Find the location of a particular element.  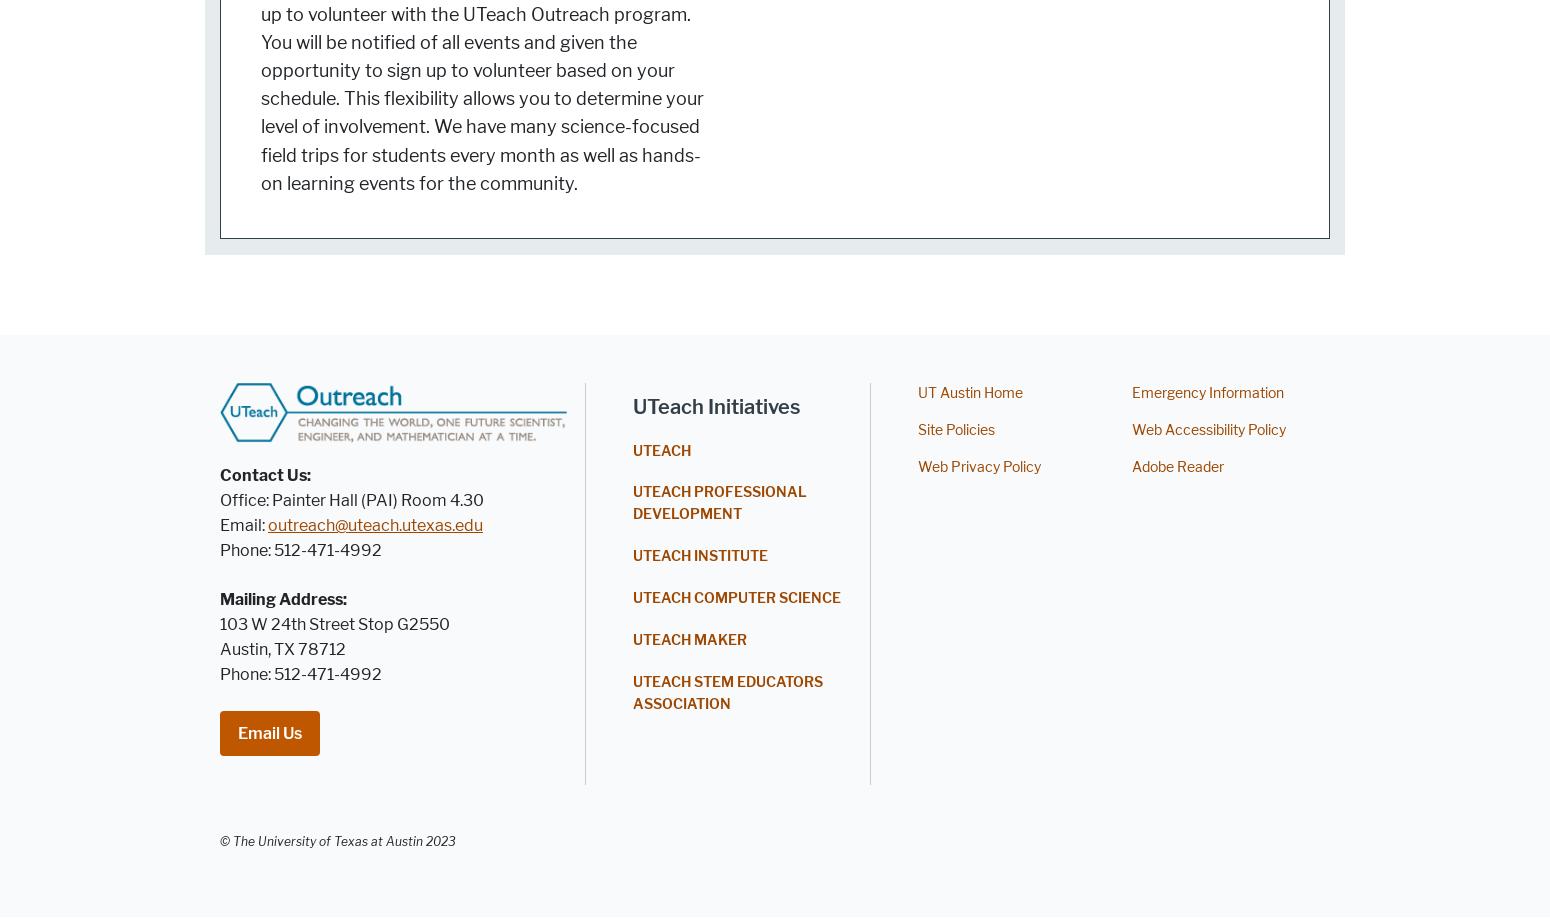

'UTeach Initiatives' is located at coordinates (716, 405).